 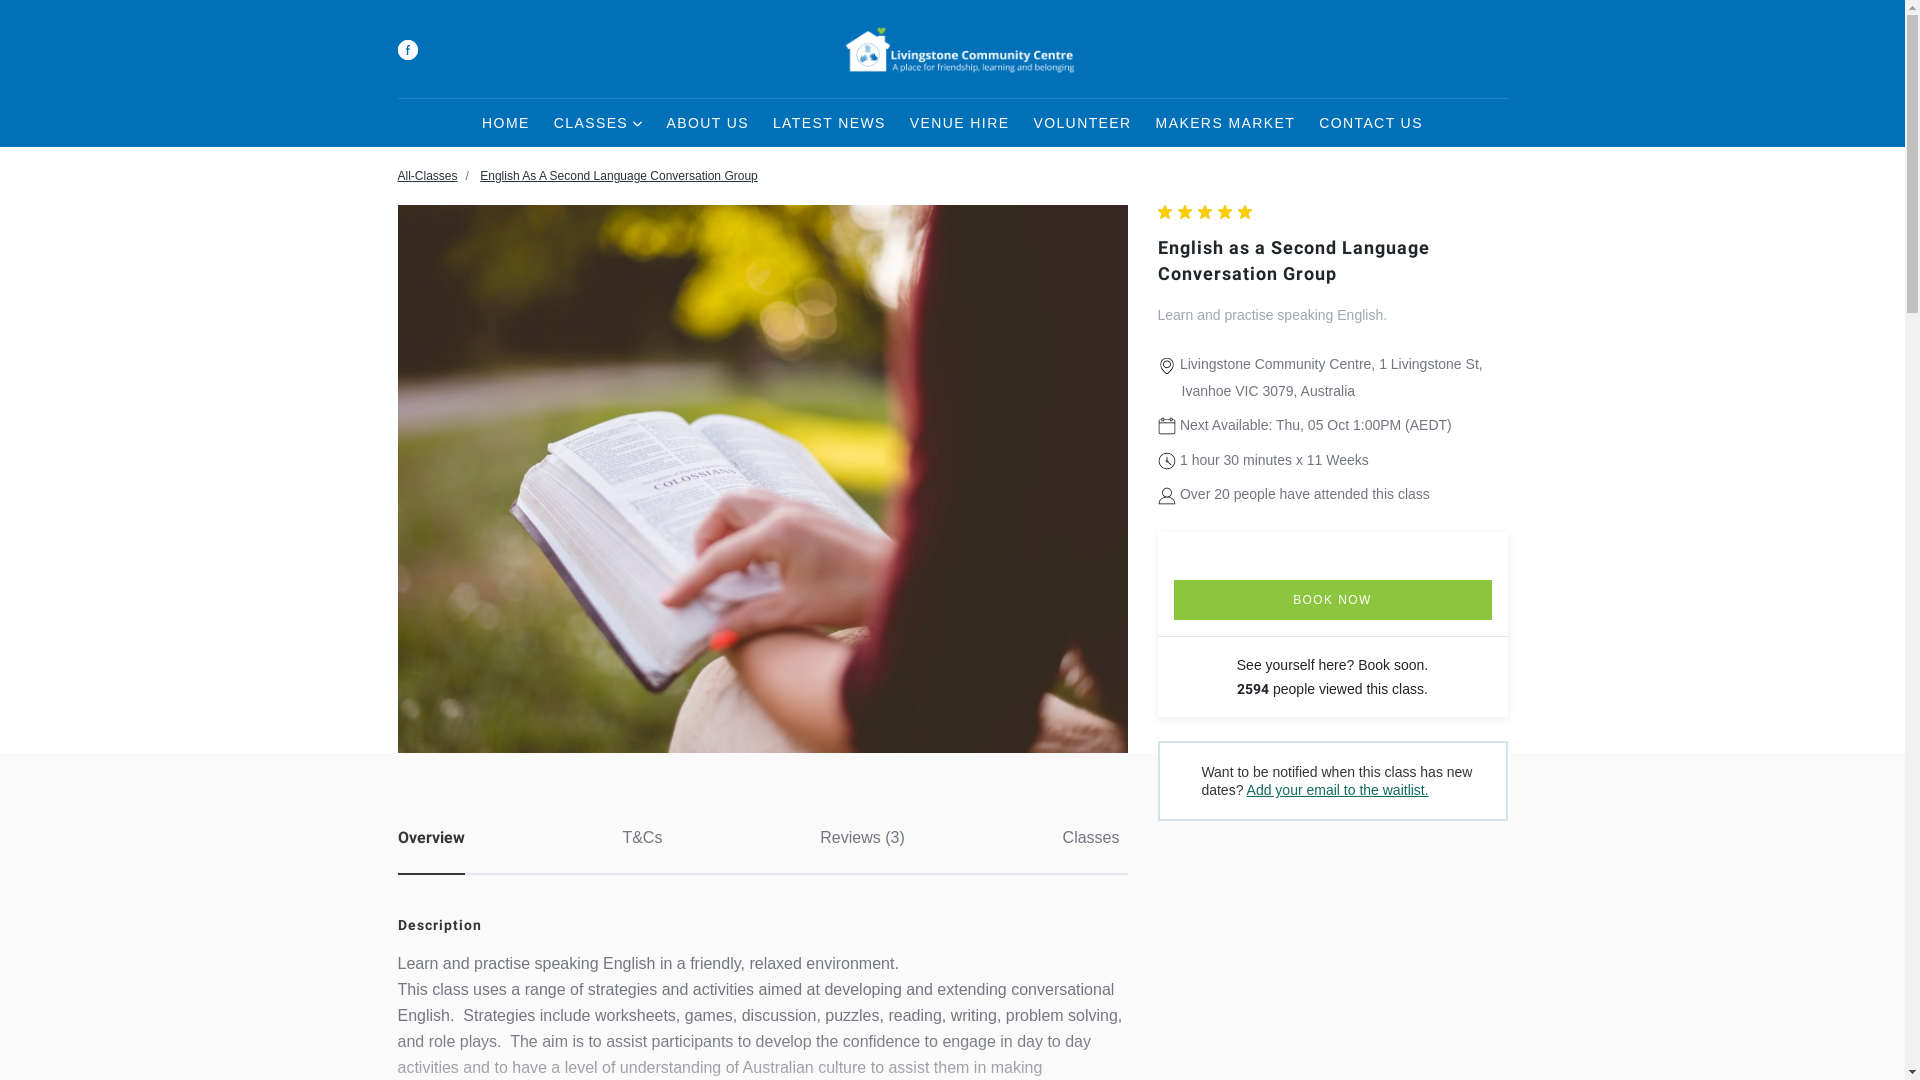 What do you see at coordinates (1224, 123) in the screenshot?
I see `'MAKERS MARKET'` at bounding box center [1224, 123].